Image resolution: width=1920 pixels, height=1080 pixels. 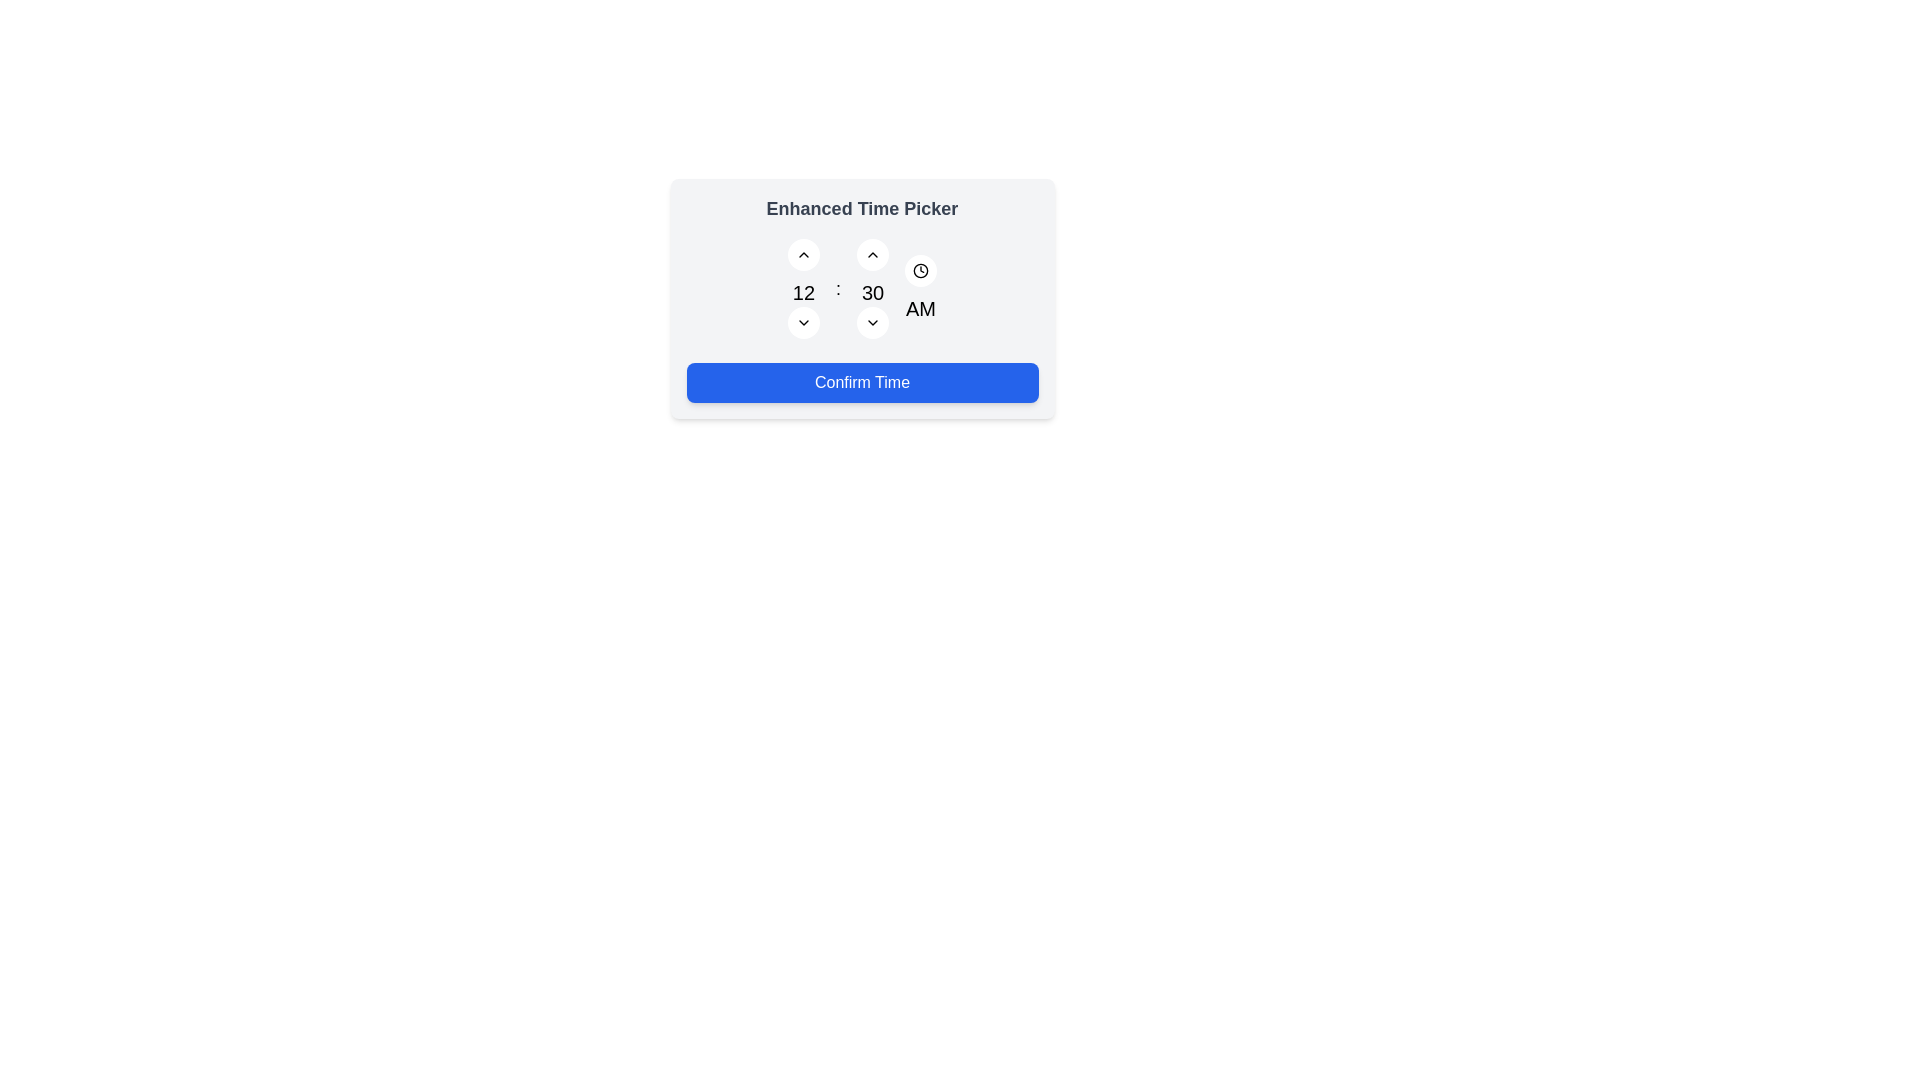 What do you see at coordinates (873, 322) in the screenshot?
I see `the dropdown icon located at the bottom-right corner of the time picker interface, below the 'AM' text label` at bounding box center [873, 322].